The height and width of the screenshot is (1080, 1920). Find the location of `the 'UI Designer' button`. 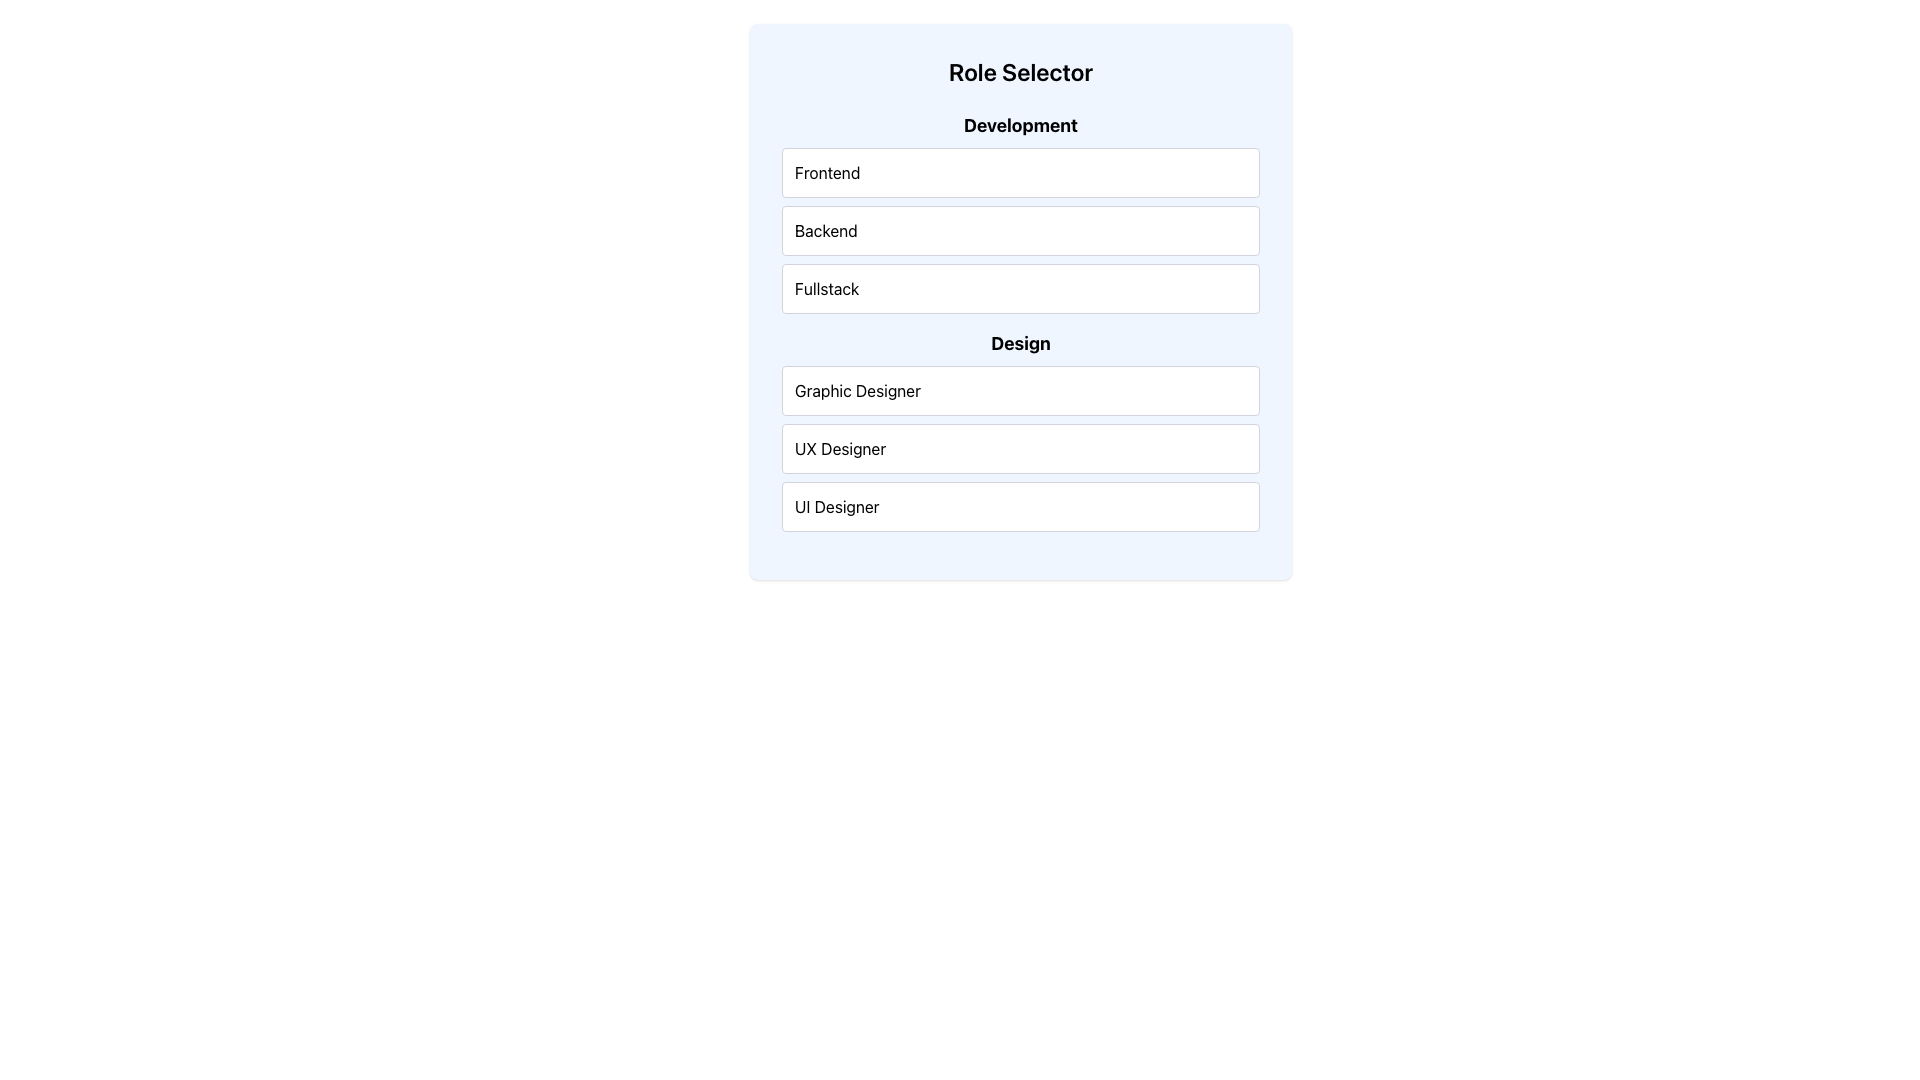

the 'UI Designer' button is located at coordinates (1021, 505).